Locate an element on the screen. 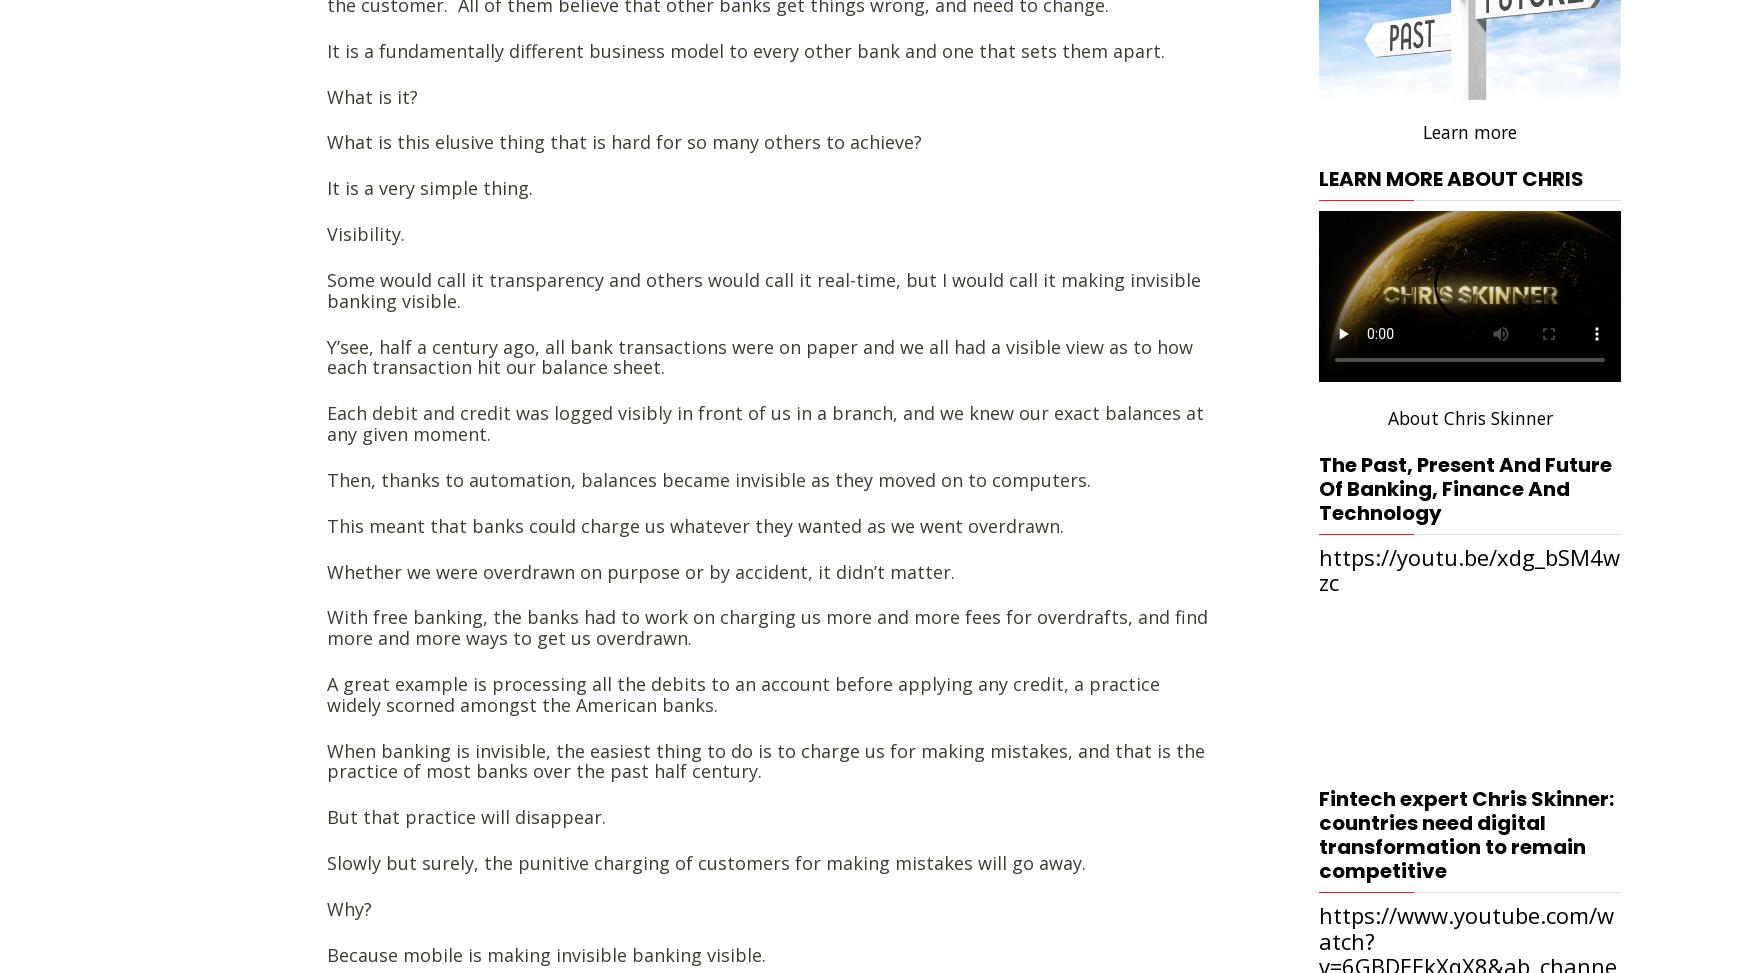 This screenshot has height=973, width=1750. 'With free banking, the banks had to work on charging us more and more fees for overdrafts, and find more and more ways to get us overdrawn.' is located at coordinates (766, 626).